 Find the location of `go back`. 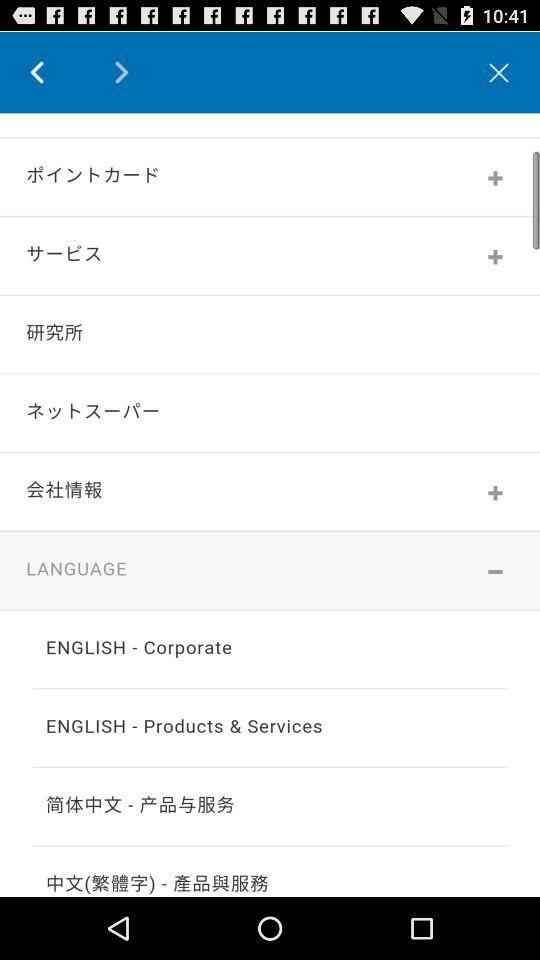

go back is located at coordinates (52, 72).